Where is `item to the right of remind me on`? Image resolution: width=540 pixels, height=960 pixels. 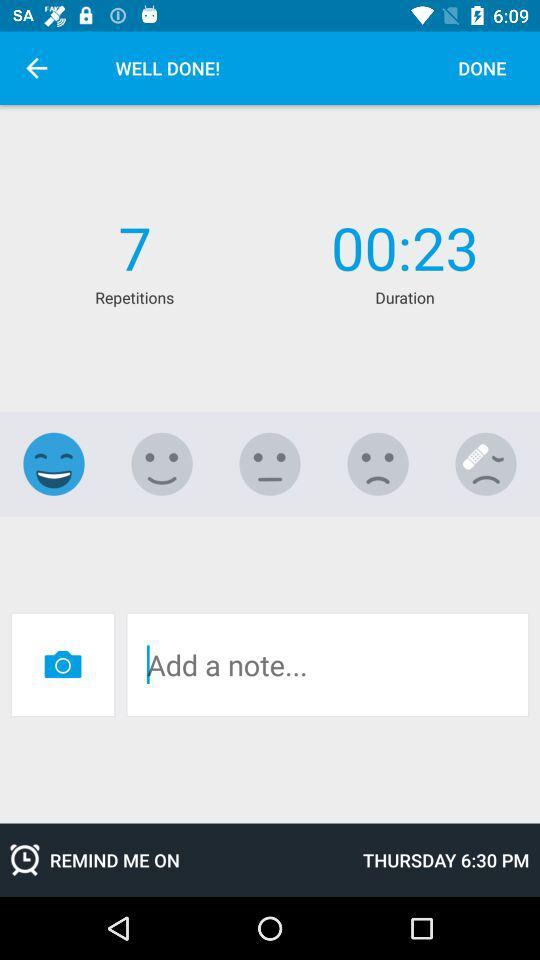 item to the right of remind me on is located at coordinates (446, 859).